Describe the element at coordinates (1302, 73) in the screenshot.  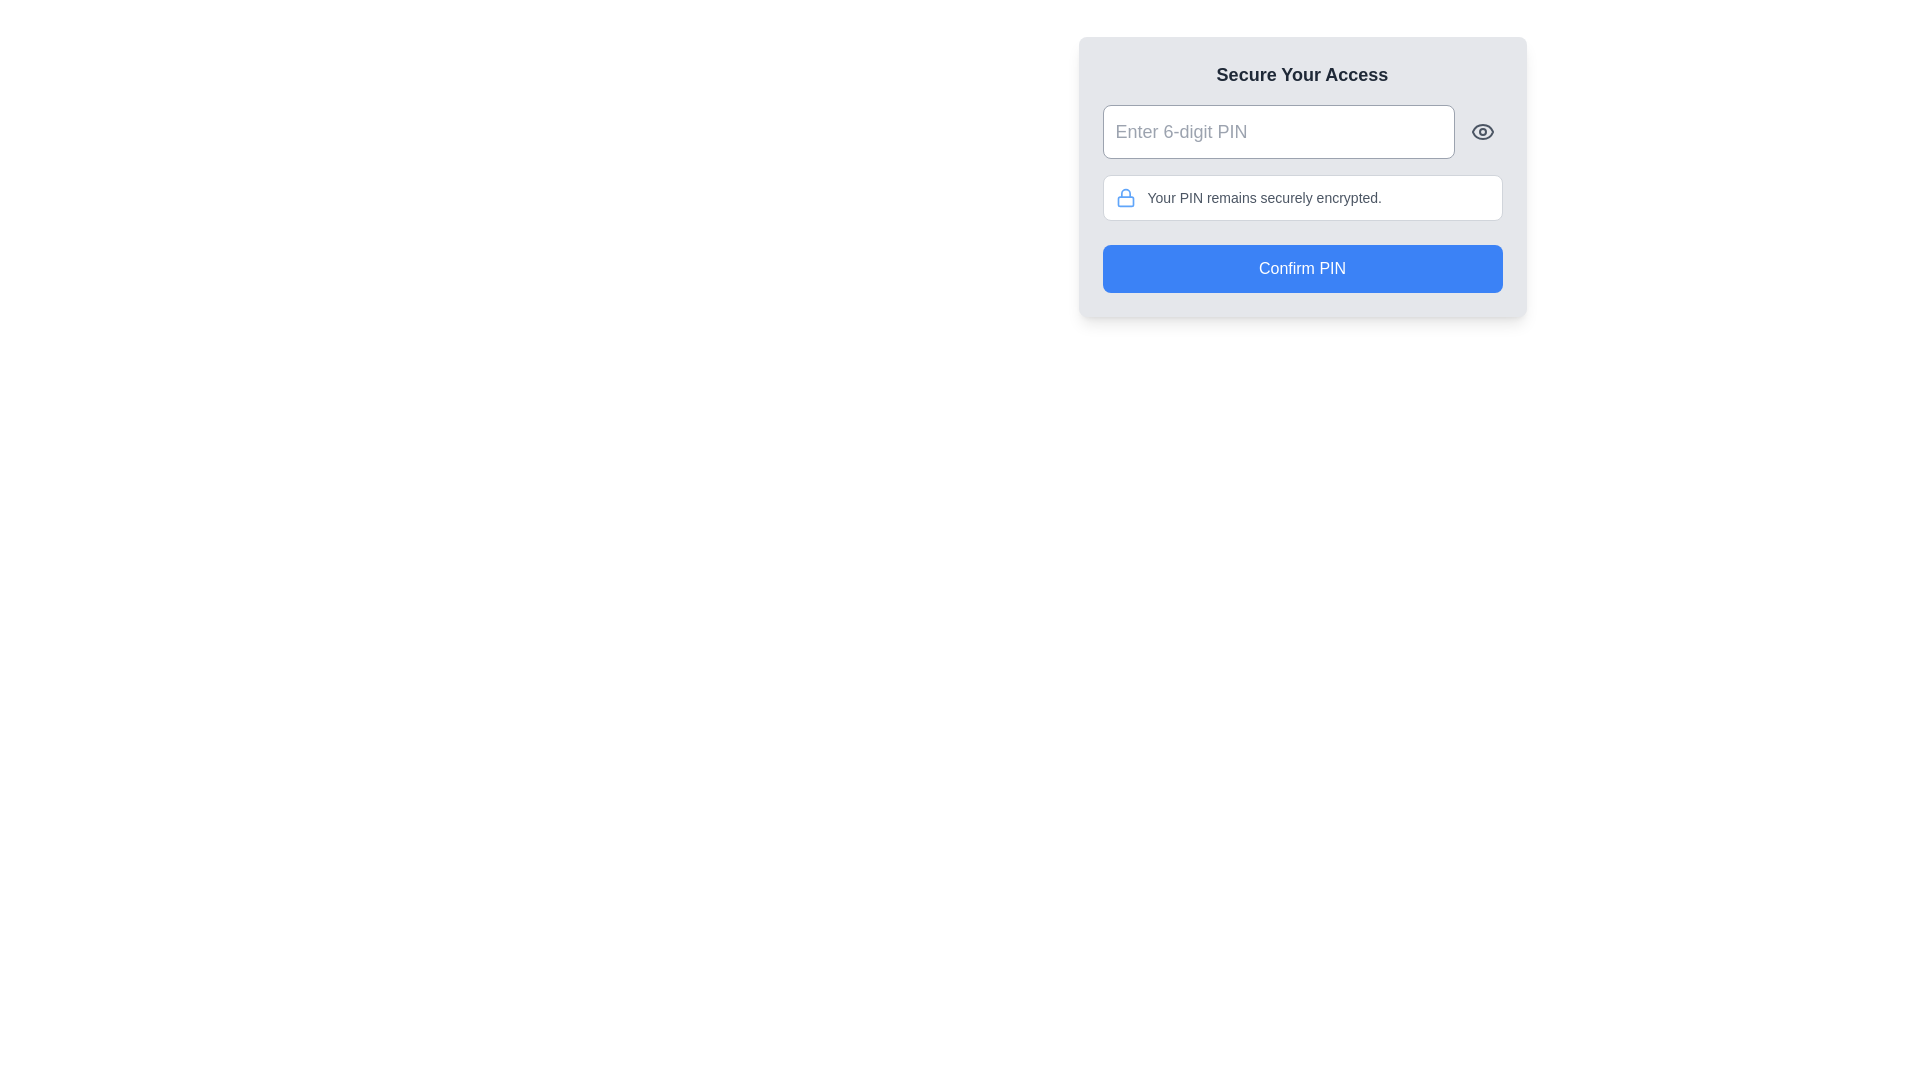
I see `bold, large text header that says 'Secure Your Access', which is located at the top of the rounded rectangular card` at that location.